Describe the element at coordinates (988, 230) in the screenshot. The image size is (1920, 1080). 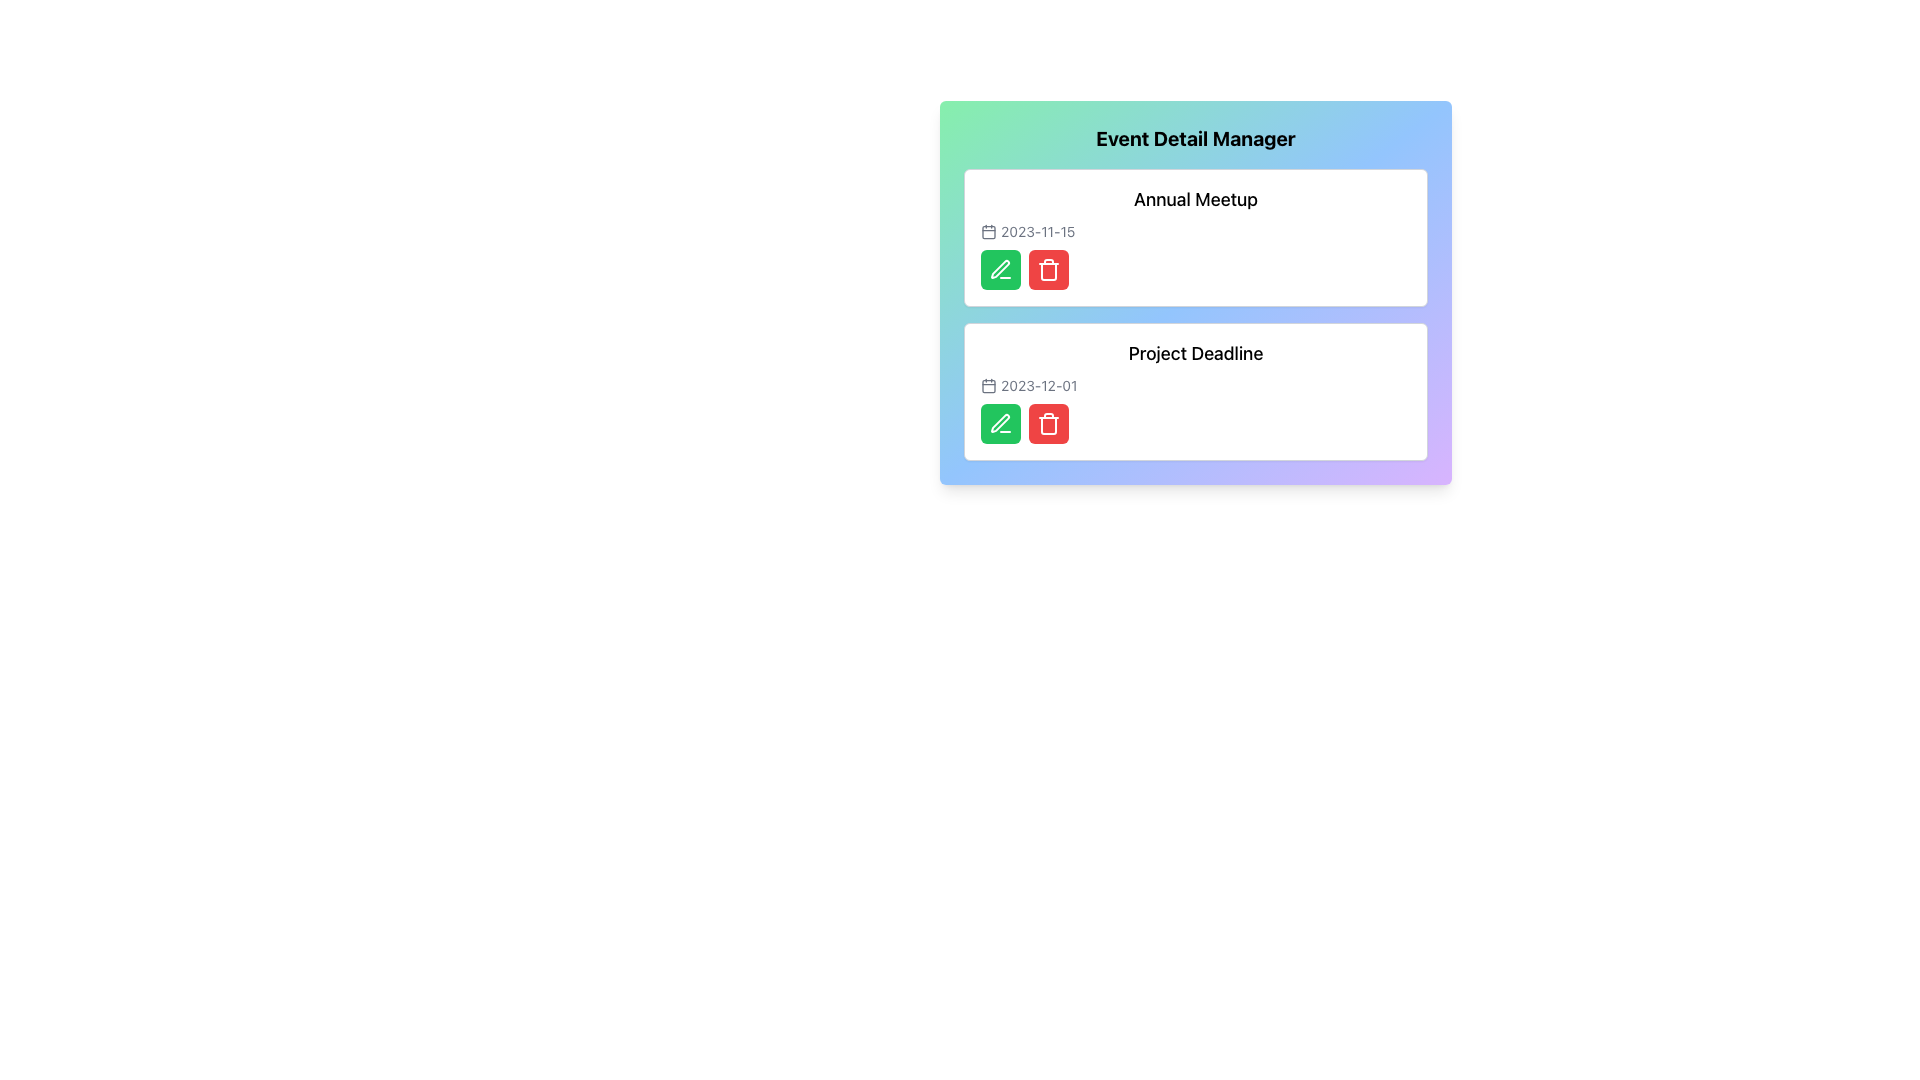
I see `the calendar icon located to the left of the date '2023-11-15' in the top section of the interface, enhancing the context of scheduling information` at that location.